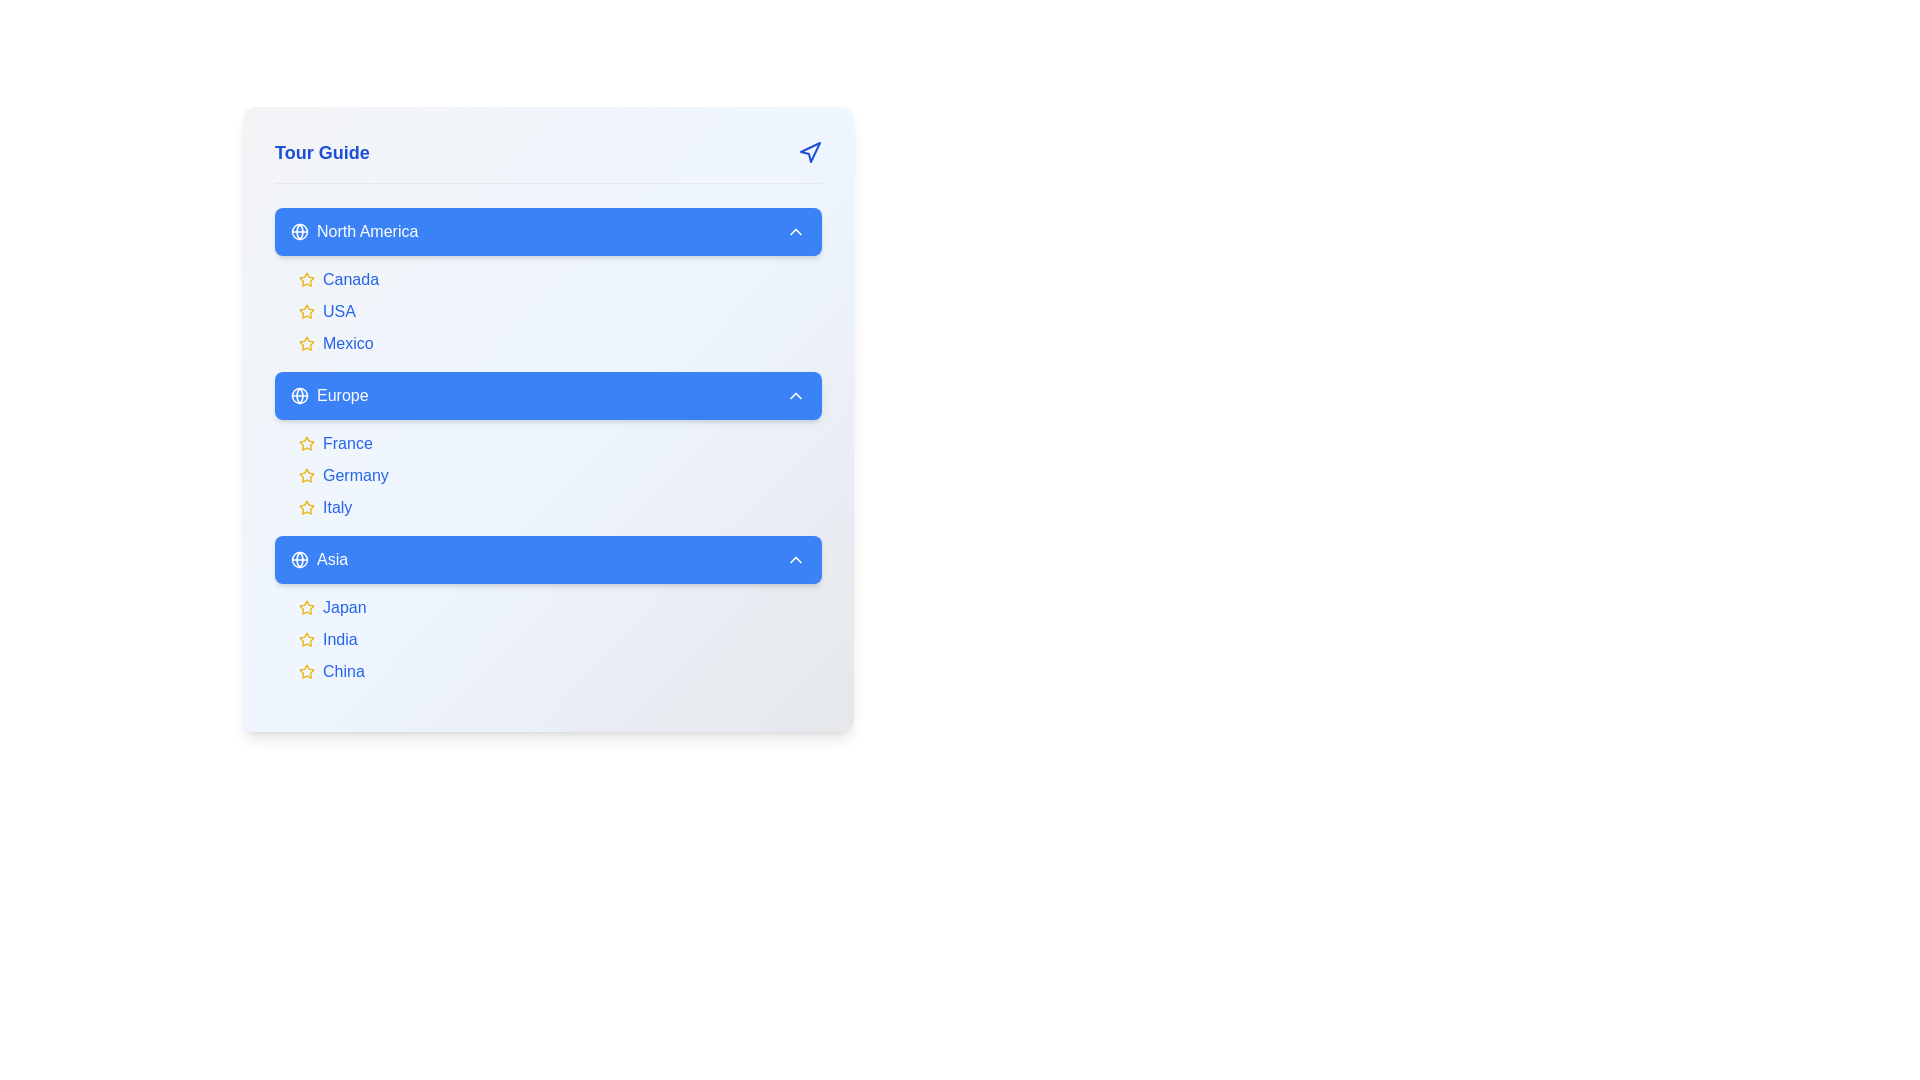 This screenshot has height=1080, width=1920. What do you see at coordinates (306, 639) in the screenshot?
I see `the golden-yellow star icon located next to the 'India' label in the Asia section of the guide` at bounding box center [306, 639].